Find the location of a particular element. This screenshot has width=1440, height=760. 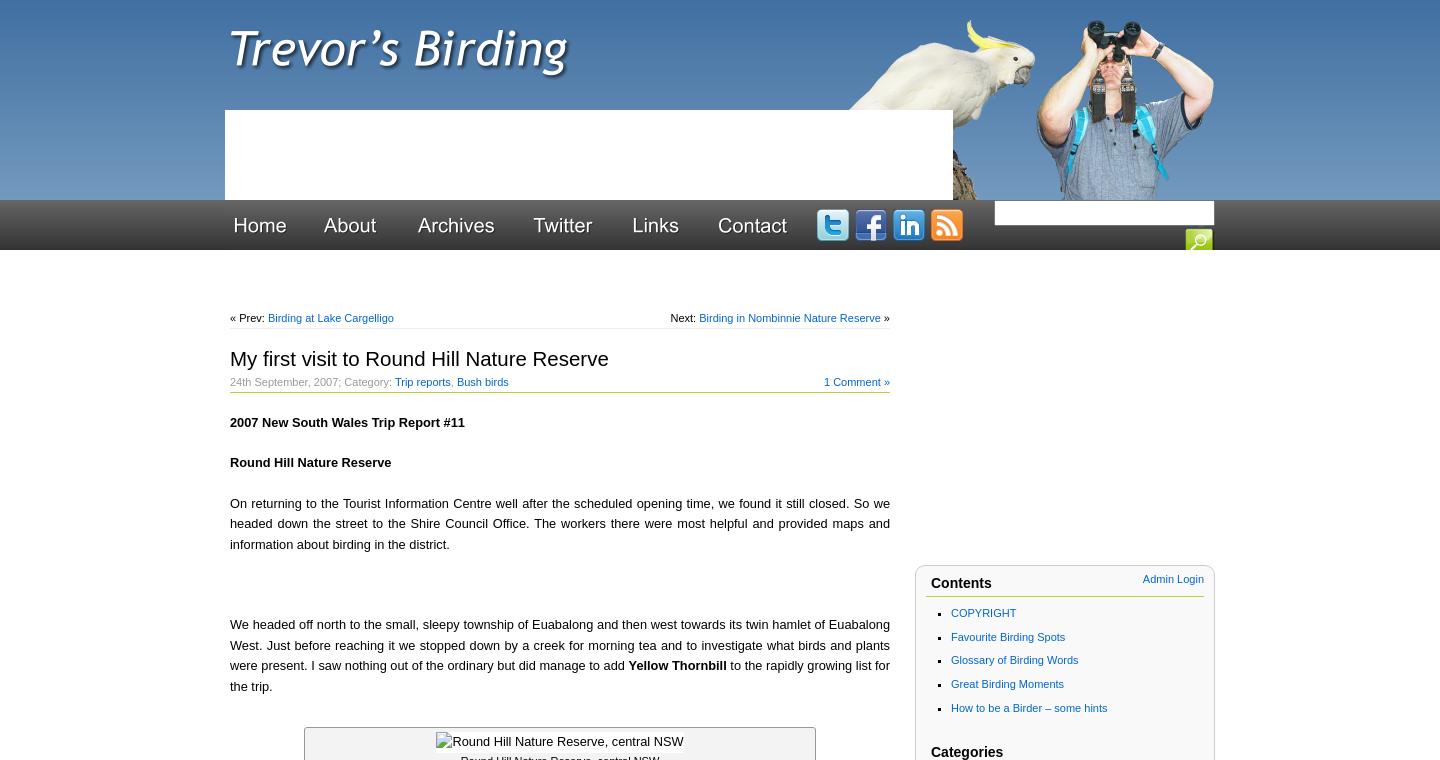

'Round Hill Nature Reserve' is located at coordinates (310, 461).